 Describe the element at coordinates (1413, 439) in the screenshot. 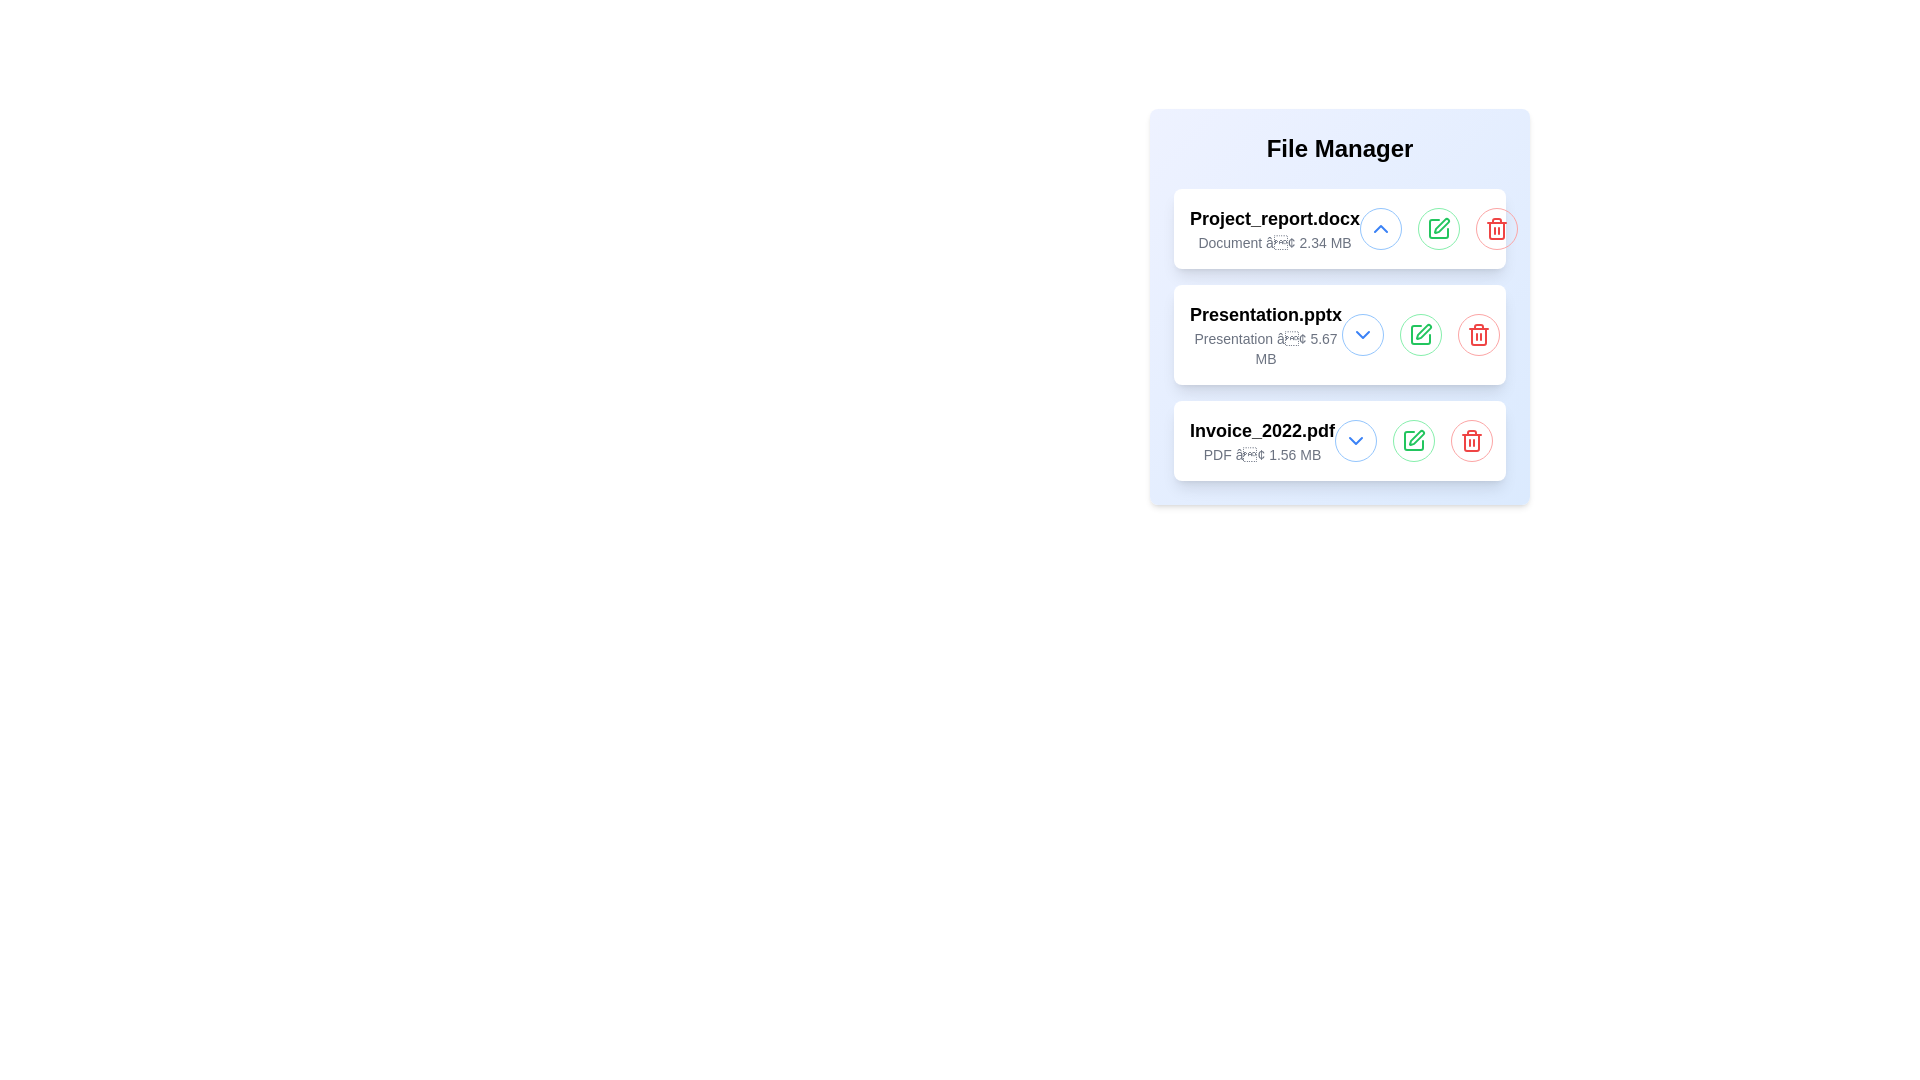

I see `edit button for the file named Invoice_2022.pdf` at that location.